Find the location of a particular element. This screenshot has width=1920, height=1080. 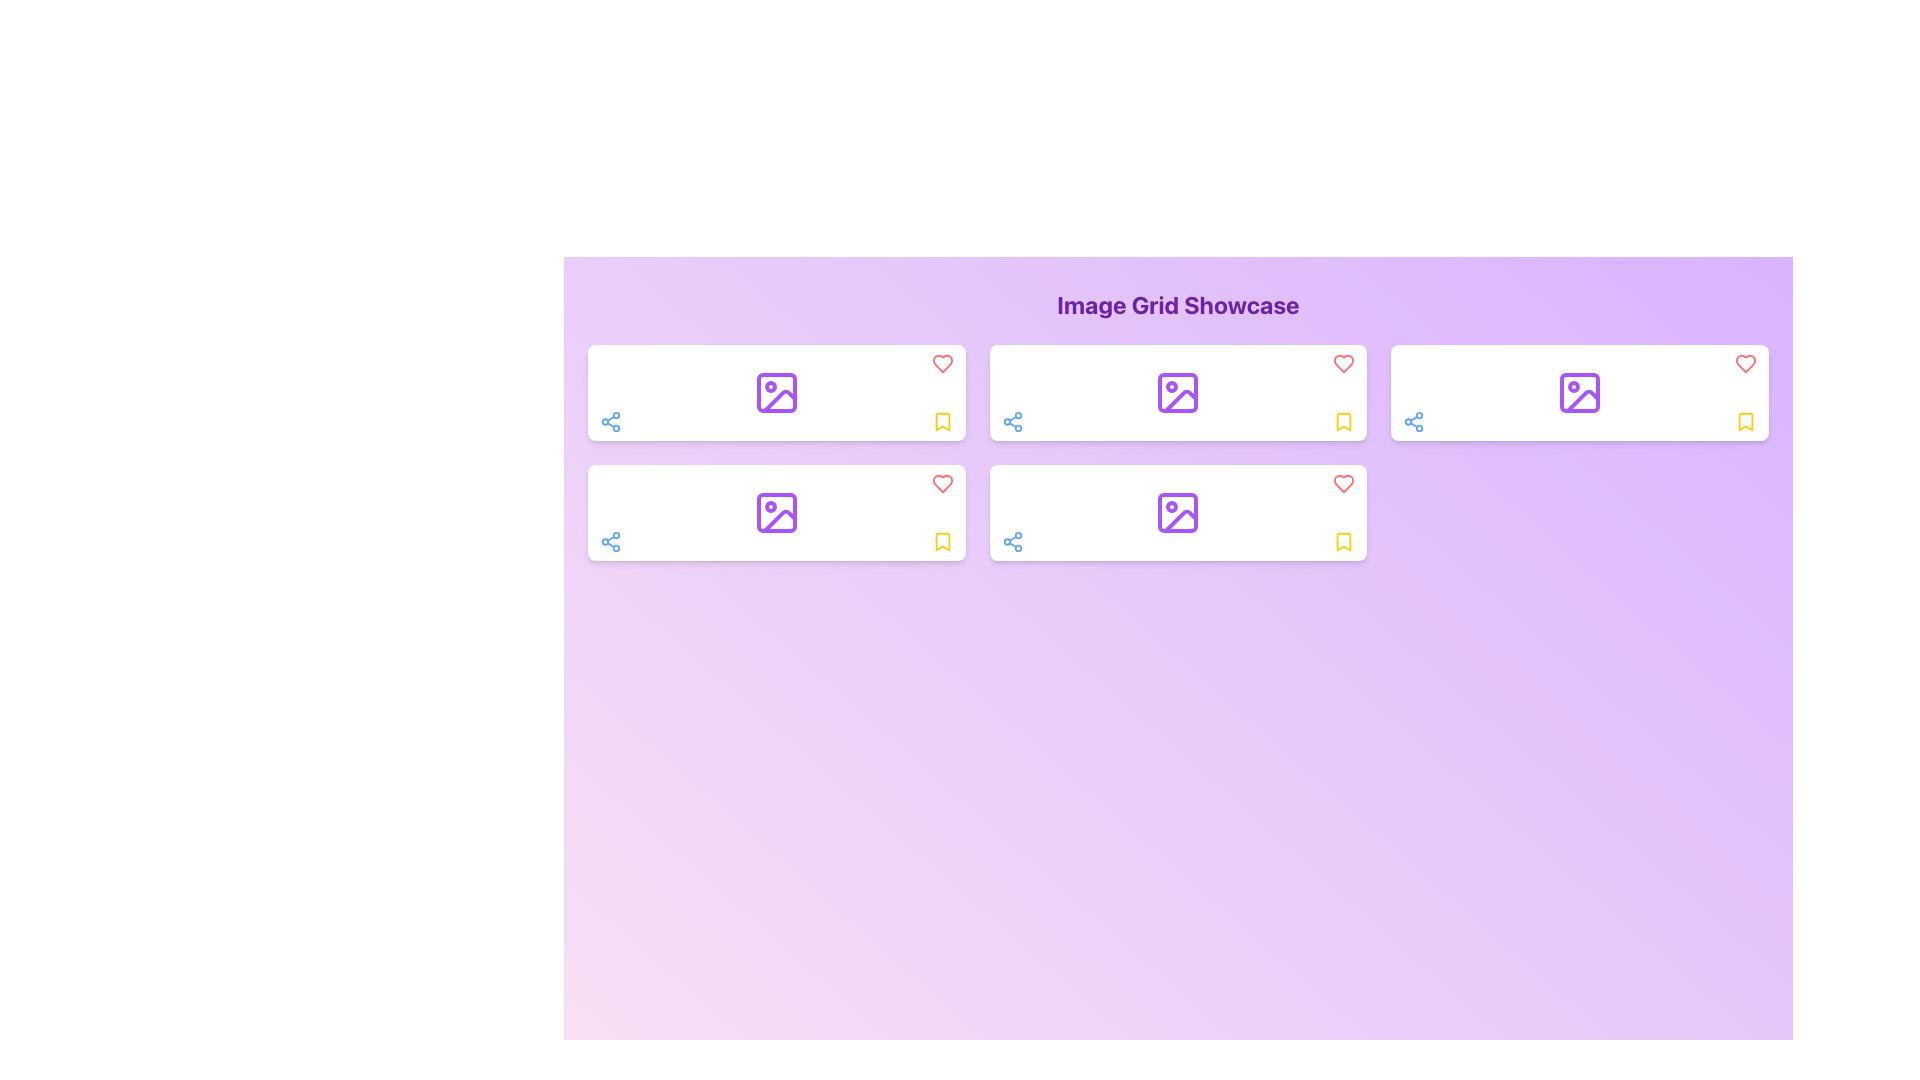

the heart icon in the top-right corner of the card is located at coordinates (1344, 363).